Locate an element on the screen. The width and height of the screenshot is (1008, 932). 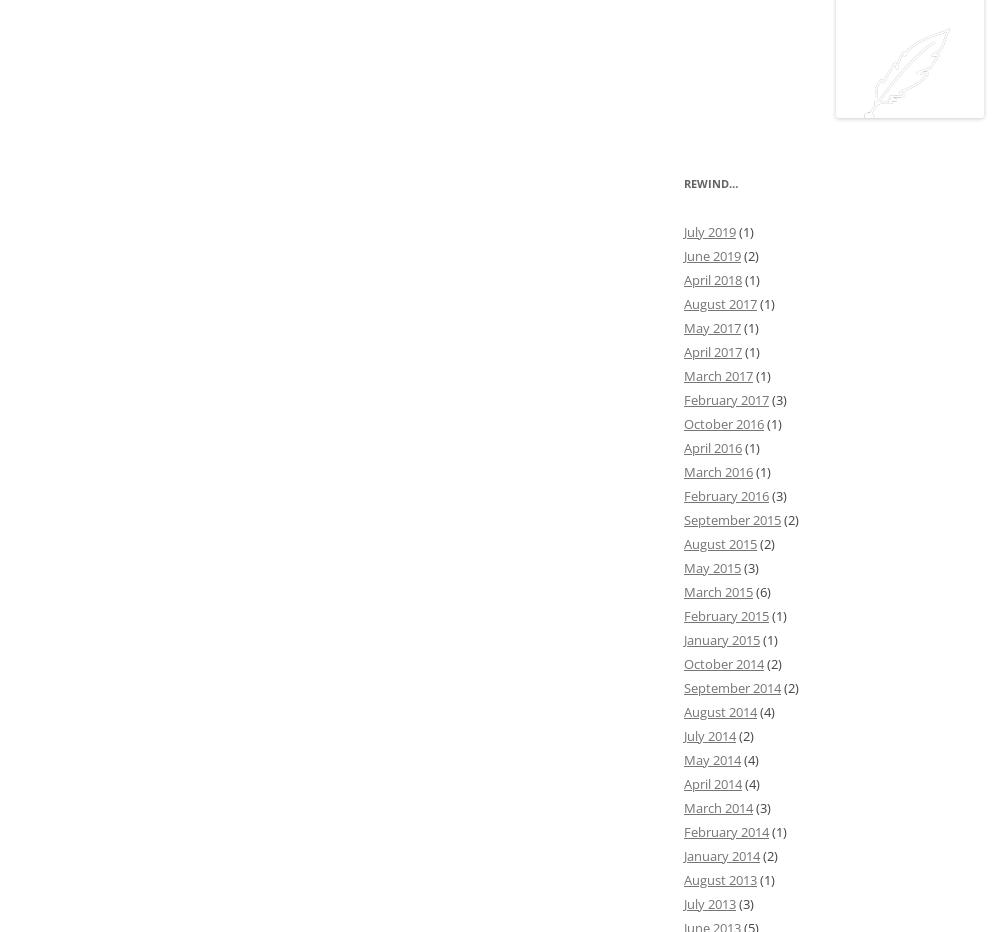
'February 2015' is located at coordinates (726, 614).